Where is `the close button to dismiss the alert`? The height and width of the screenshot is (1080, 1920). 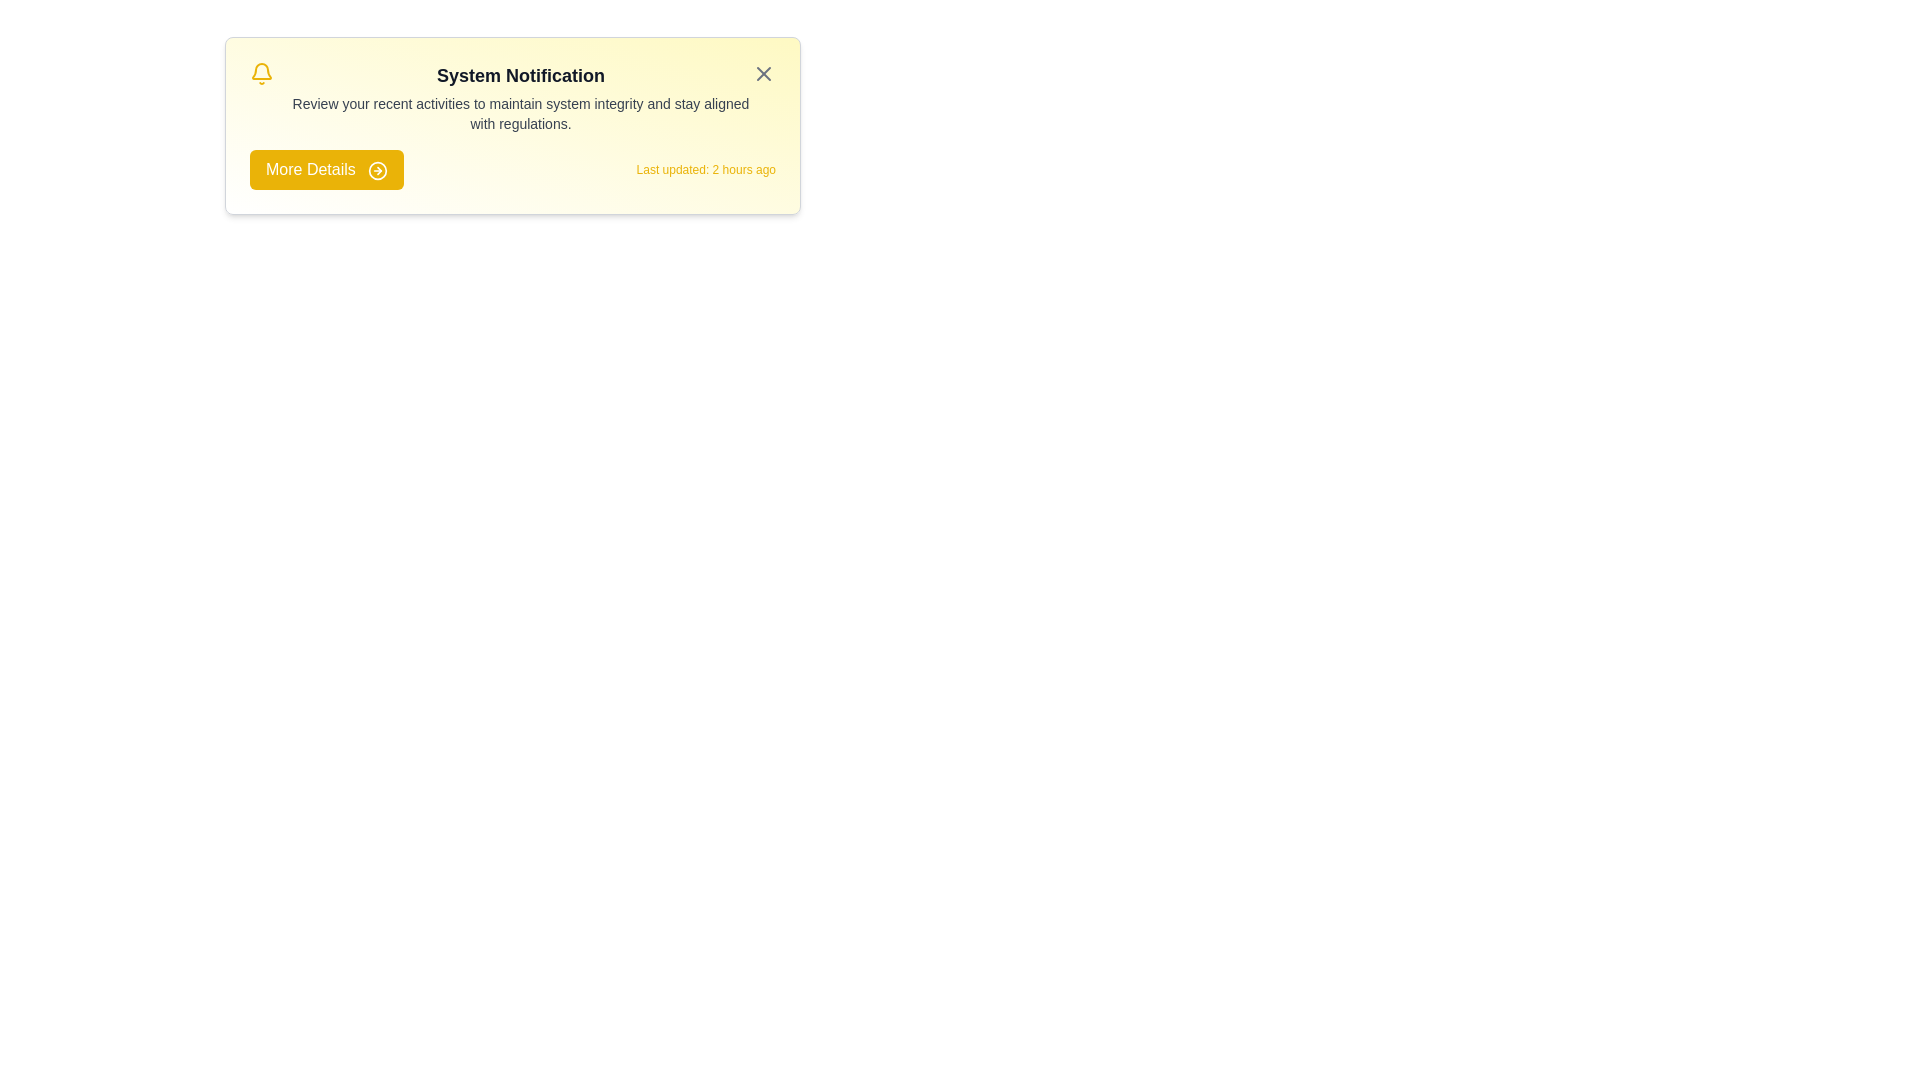 the close button to dismiss the alert is located at coordinates (762, 72).